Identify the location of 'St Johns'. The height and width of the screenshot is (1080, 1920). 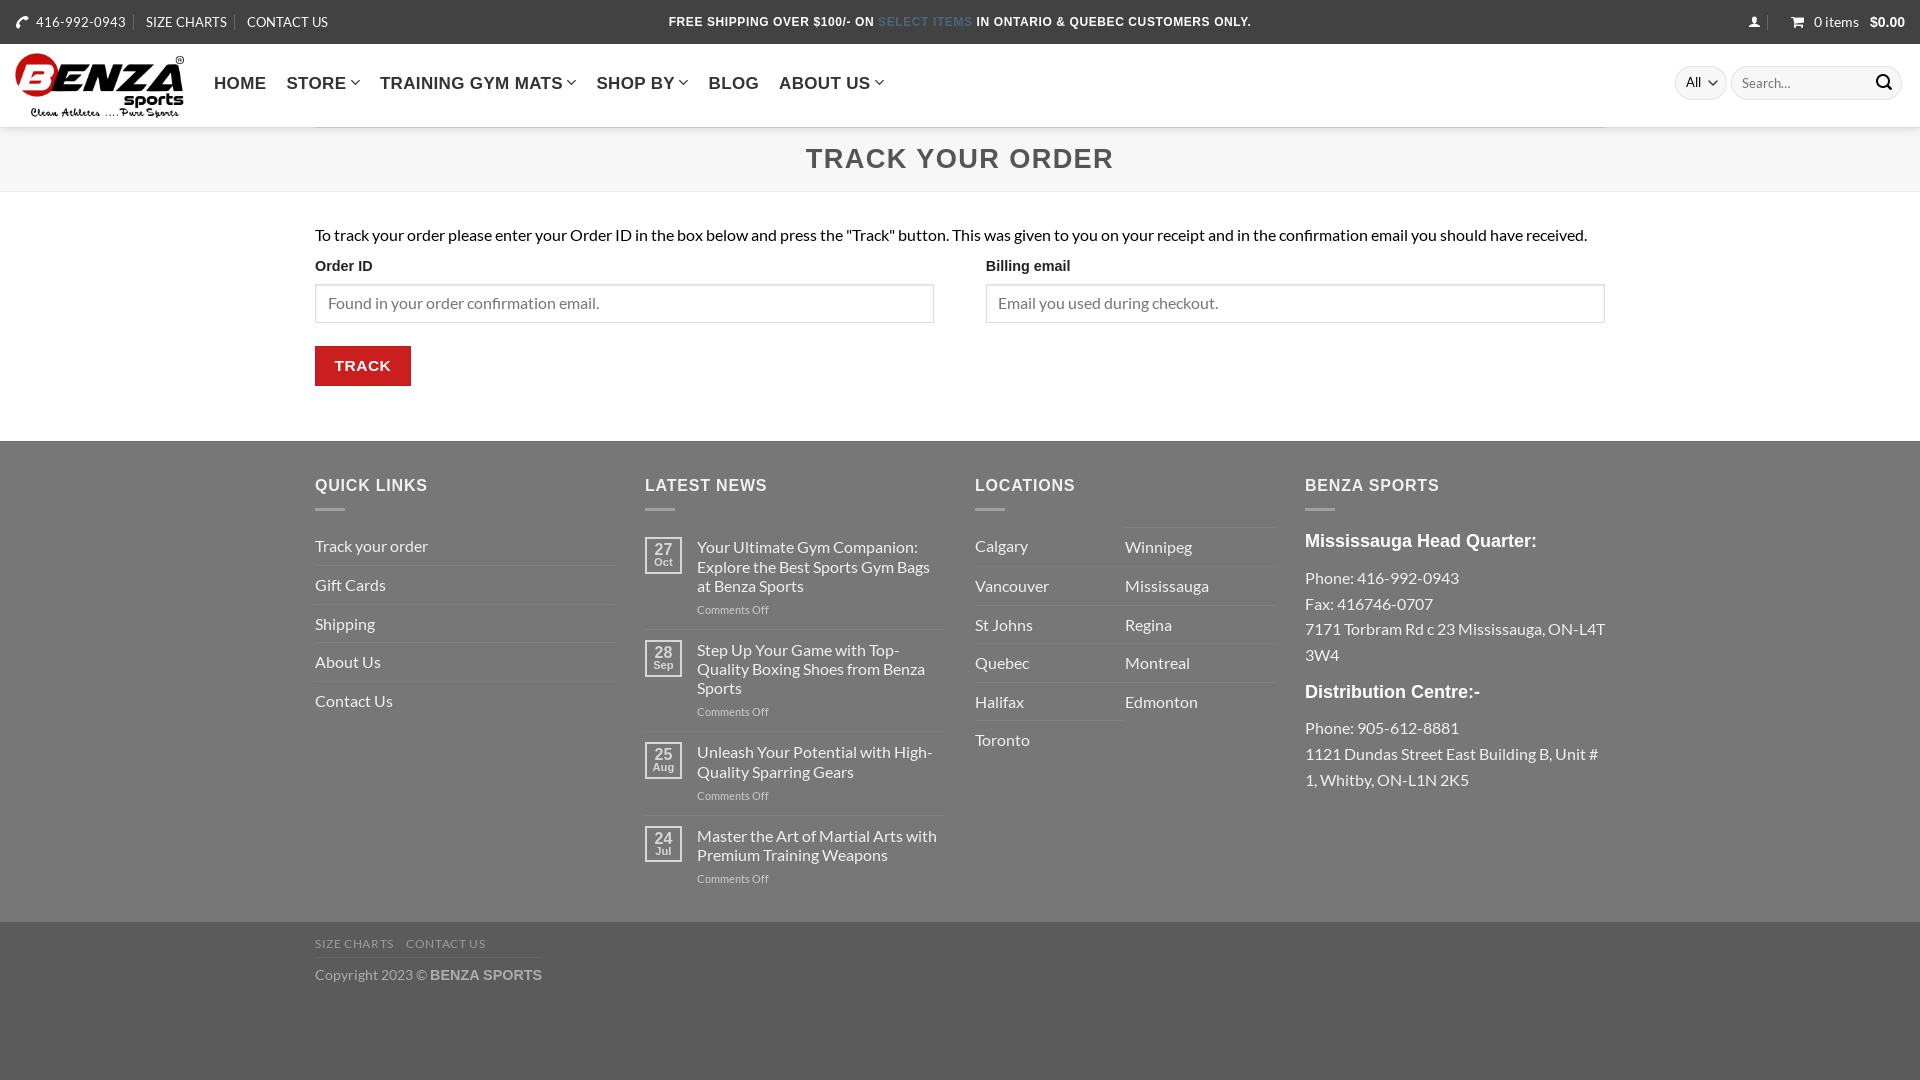
(1003, 623).